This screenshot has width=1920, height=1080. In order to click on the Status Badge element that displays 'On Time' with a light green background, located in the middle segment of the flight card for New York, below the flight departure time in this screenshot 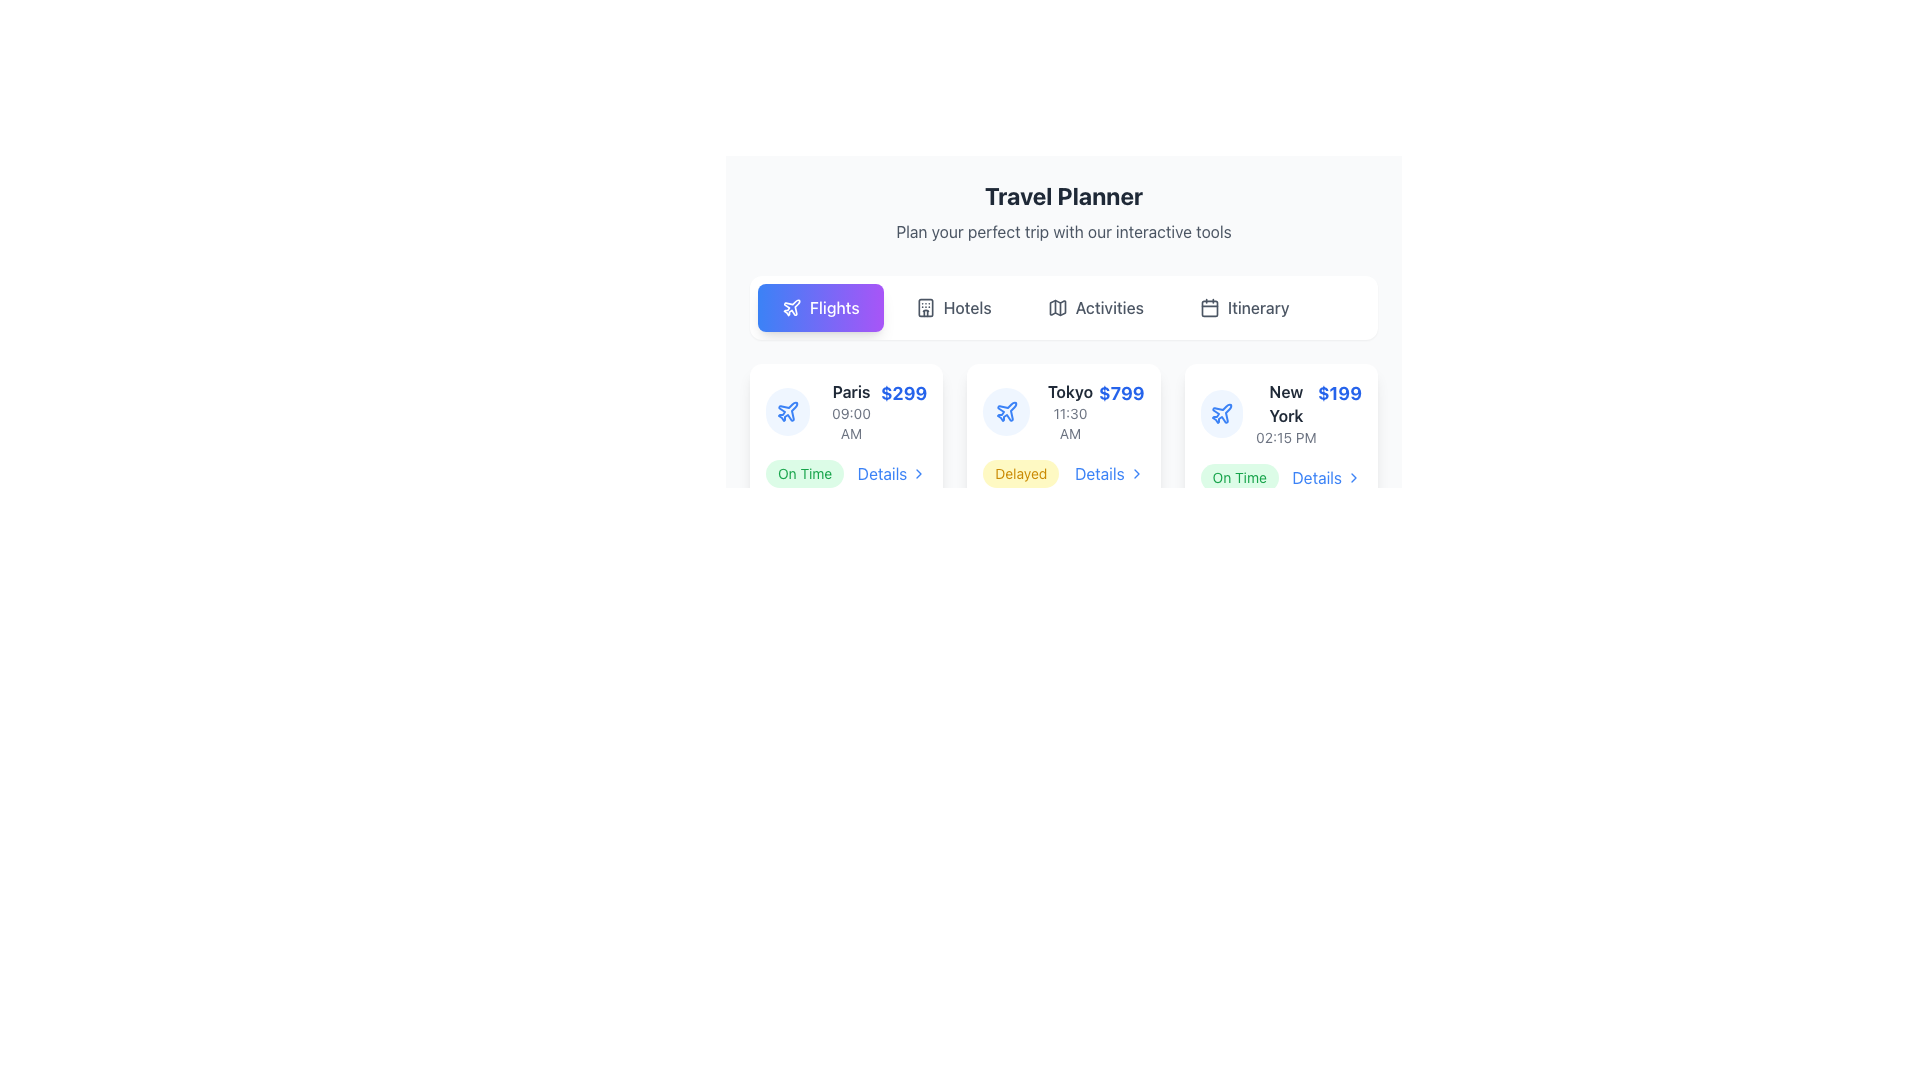, I will do `click(805, 474)`.